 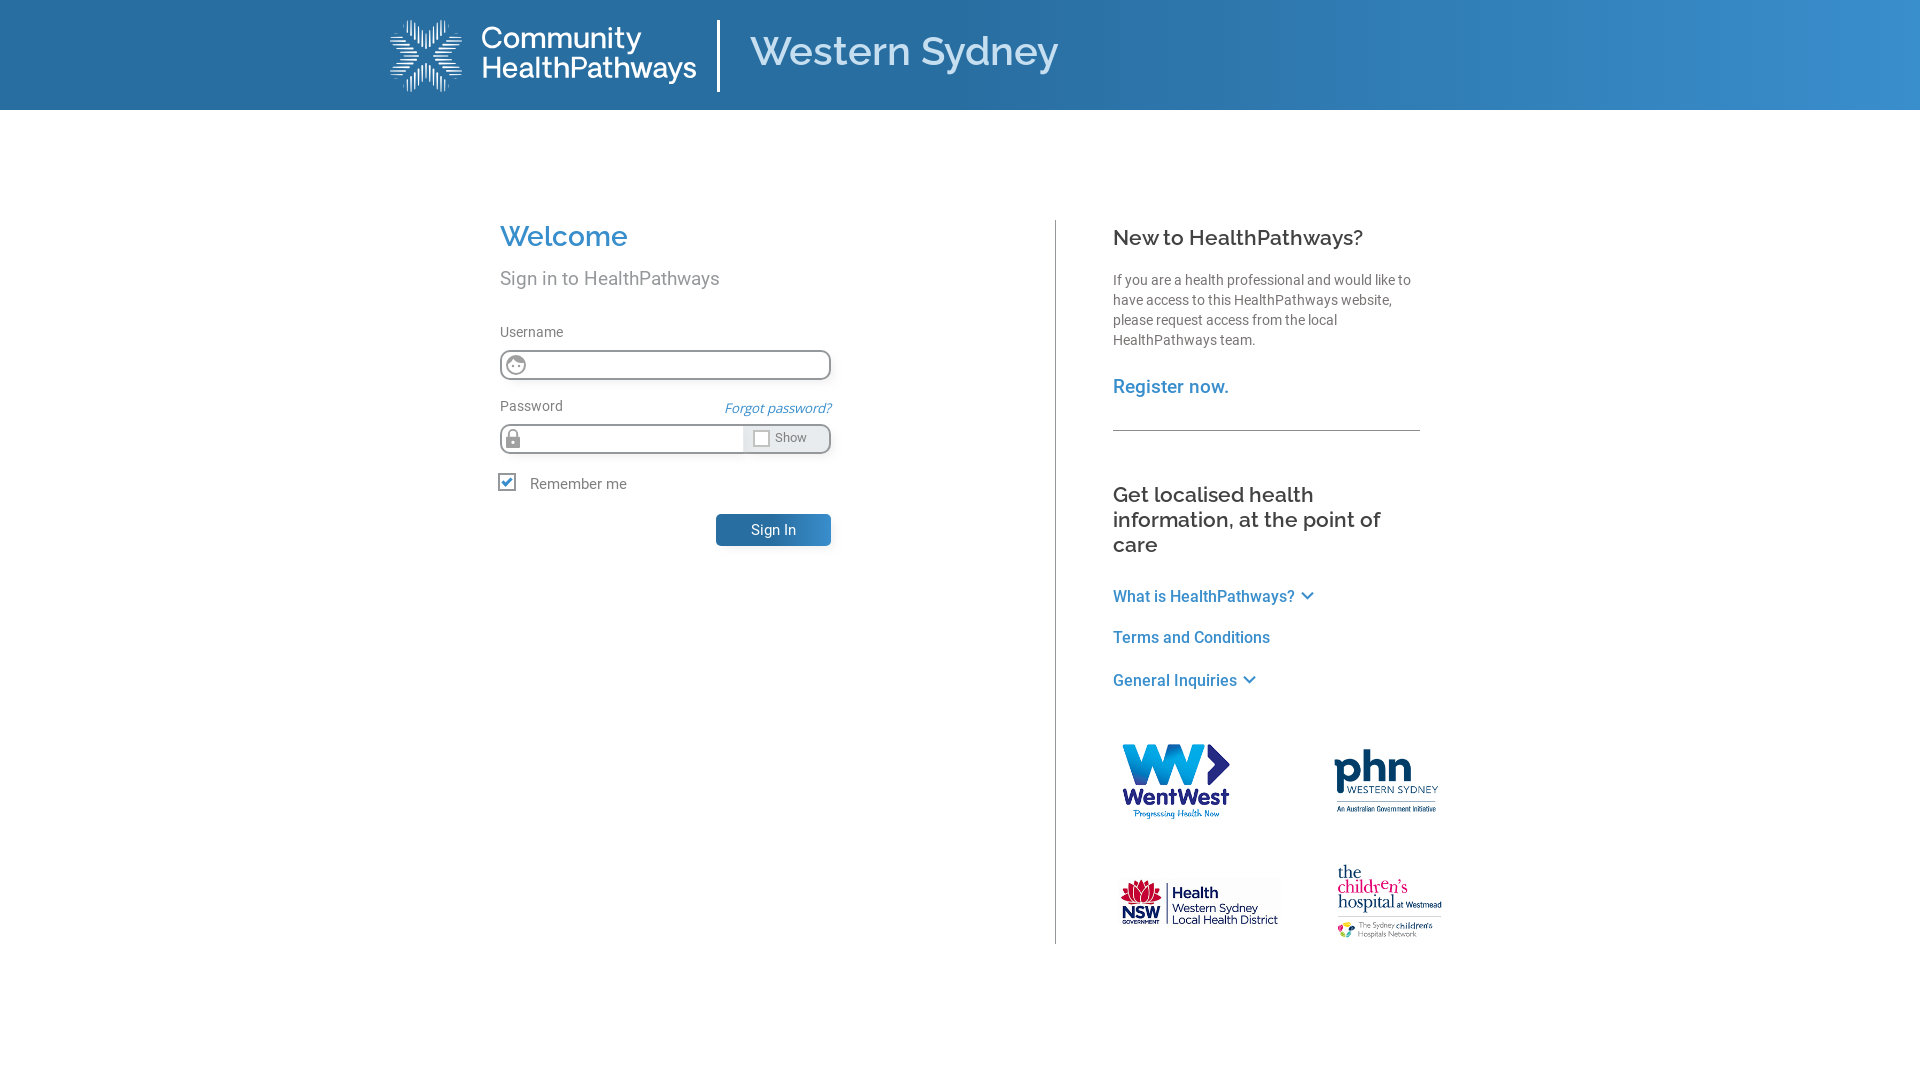 What do you see at coordinates (772, 528) in the screenshot?
I see `'Sign In'` at bounding box center [772, 528].